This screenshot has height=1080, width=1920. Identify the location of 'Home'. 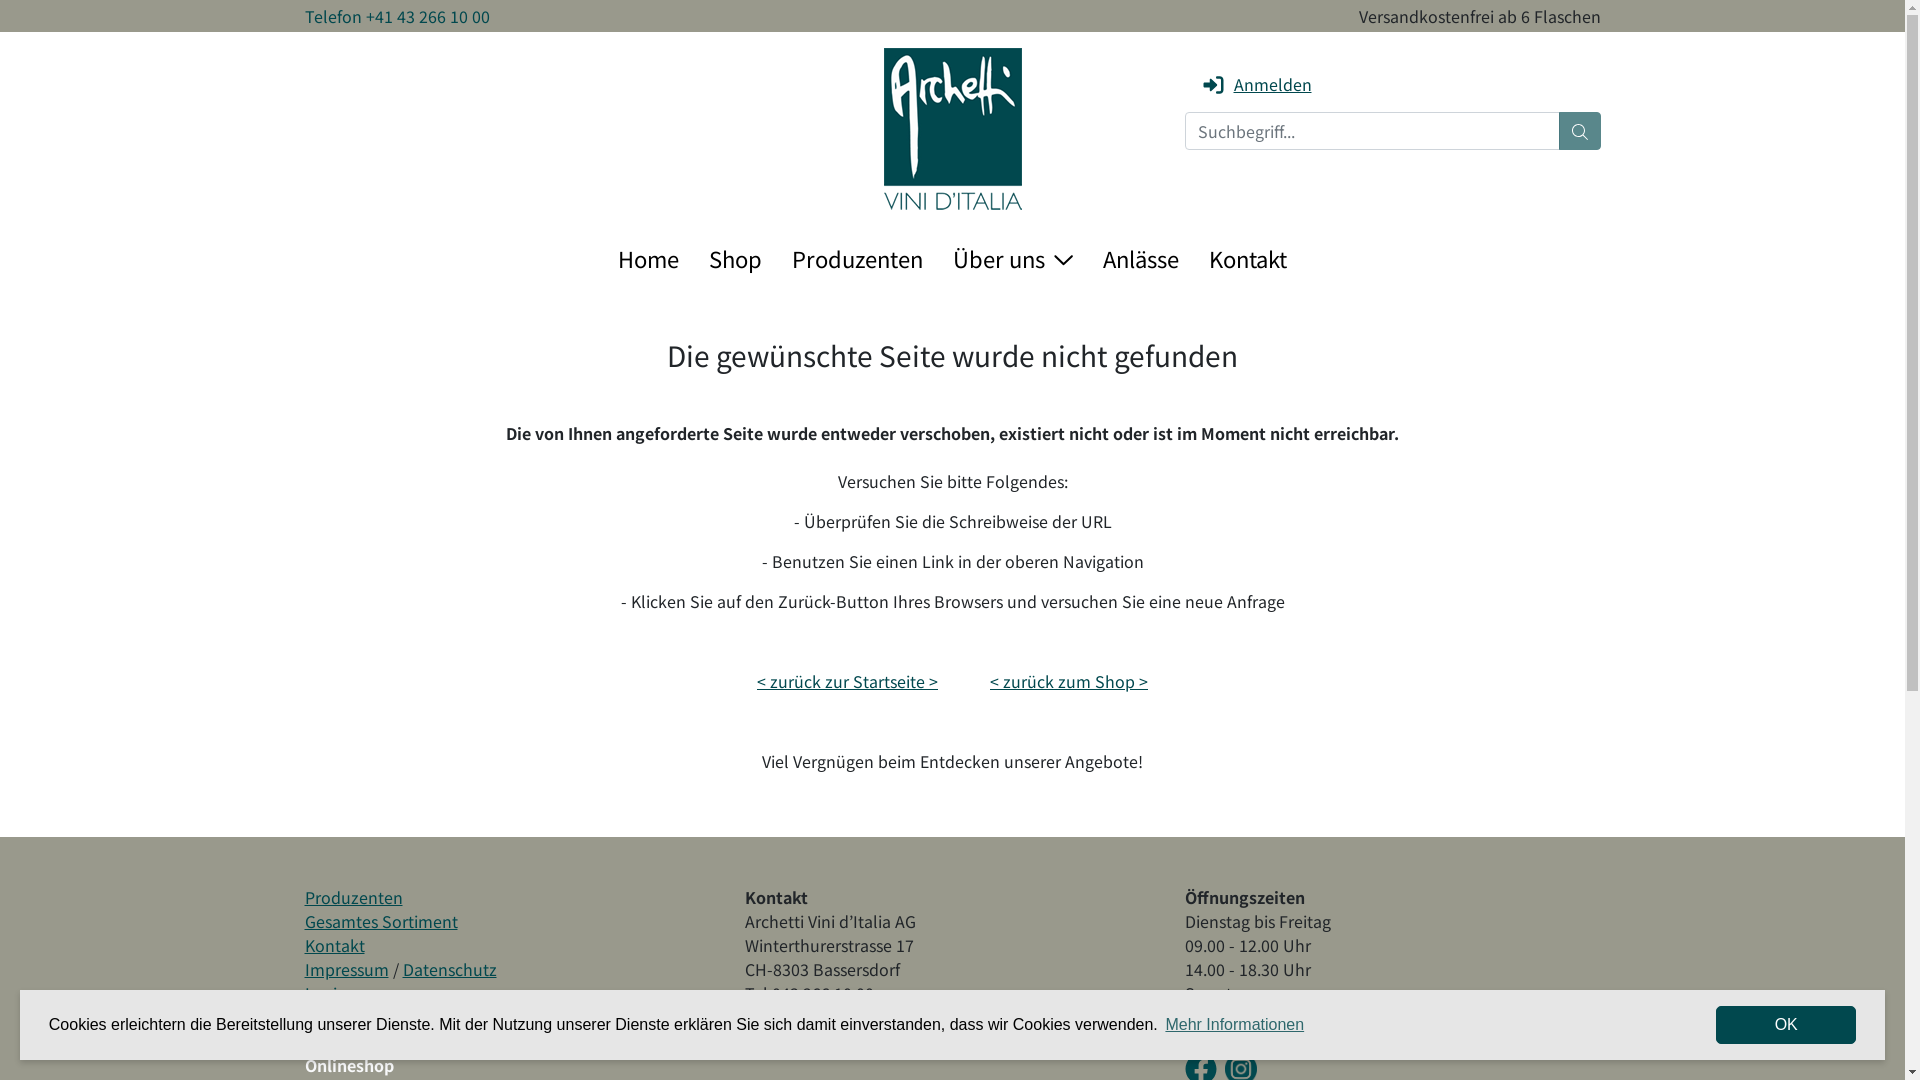
(648, 257).